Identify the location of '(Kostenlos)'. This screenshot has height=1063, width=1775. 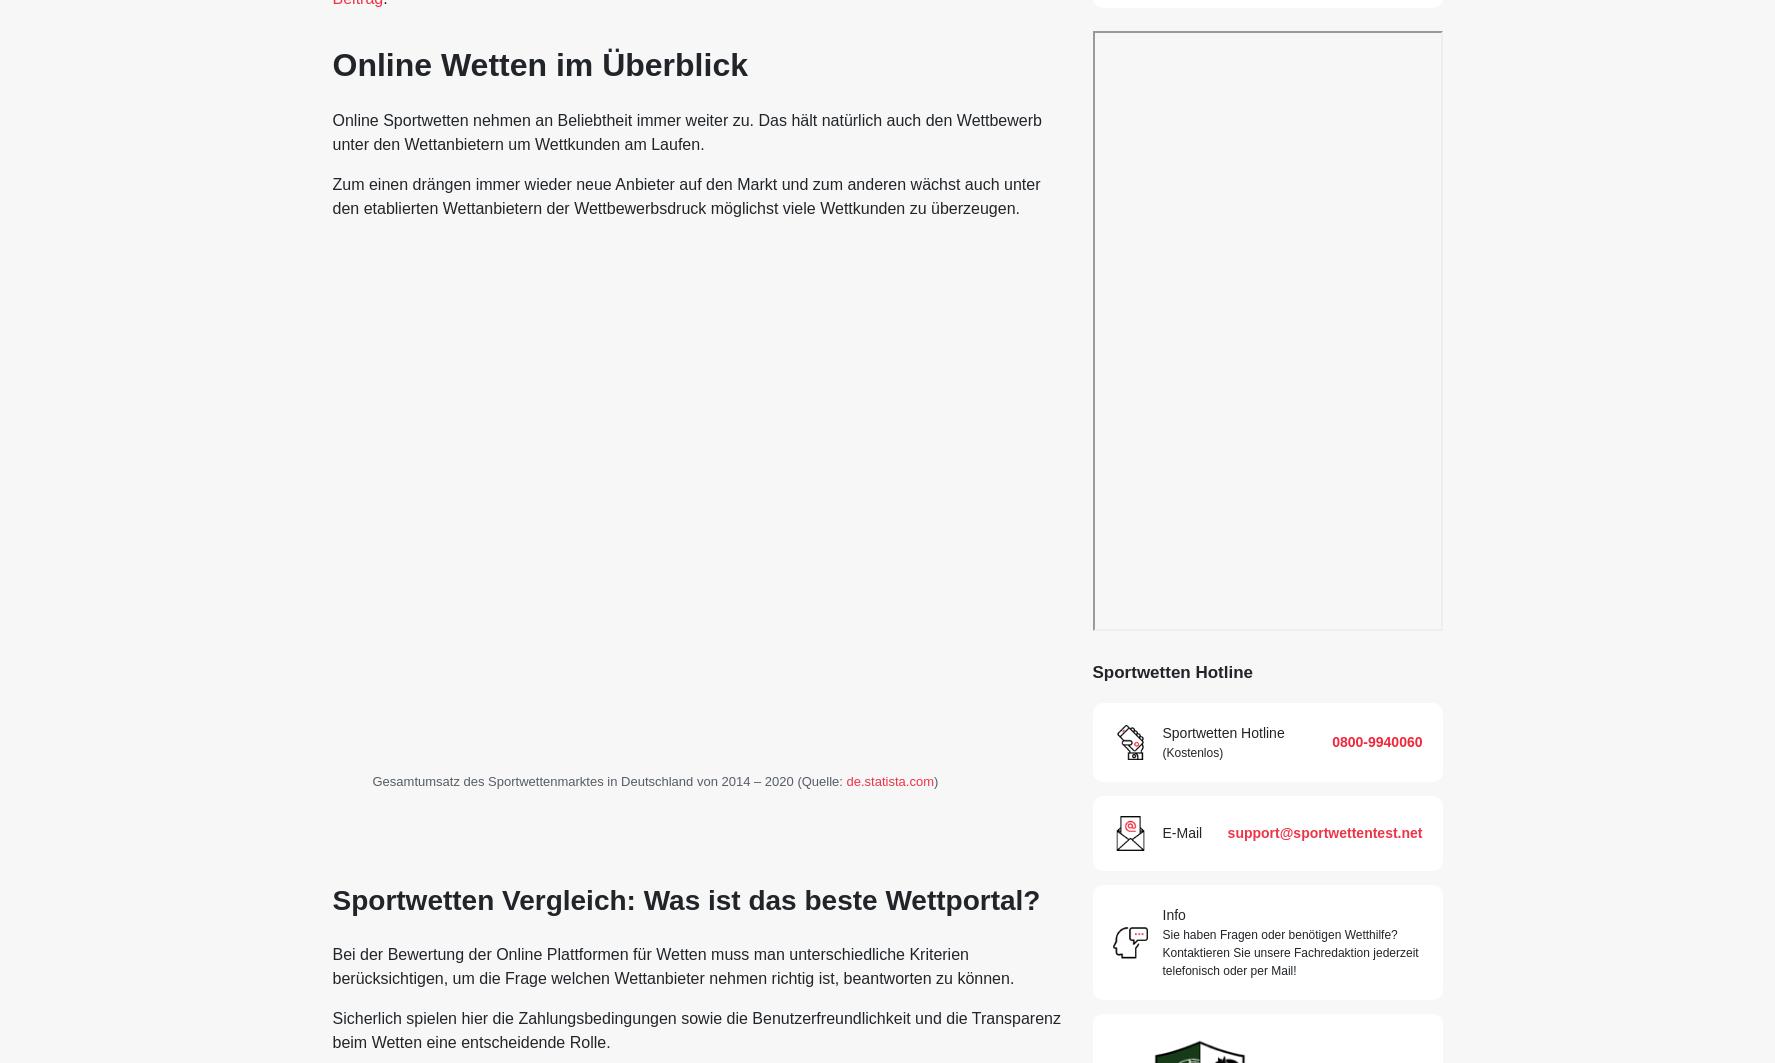
(1160, 752).